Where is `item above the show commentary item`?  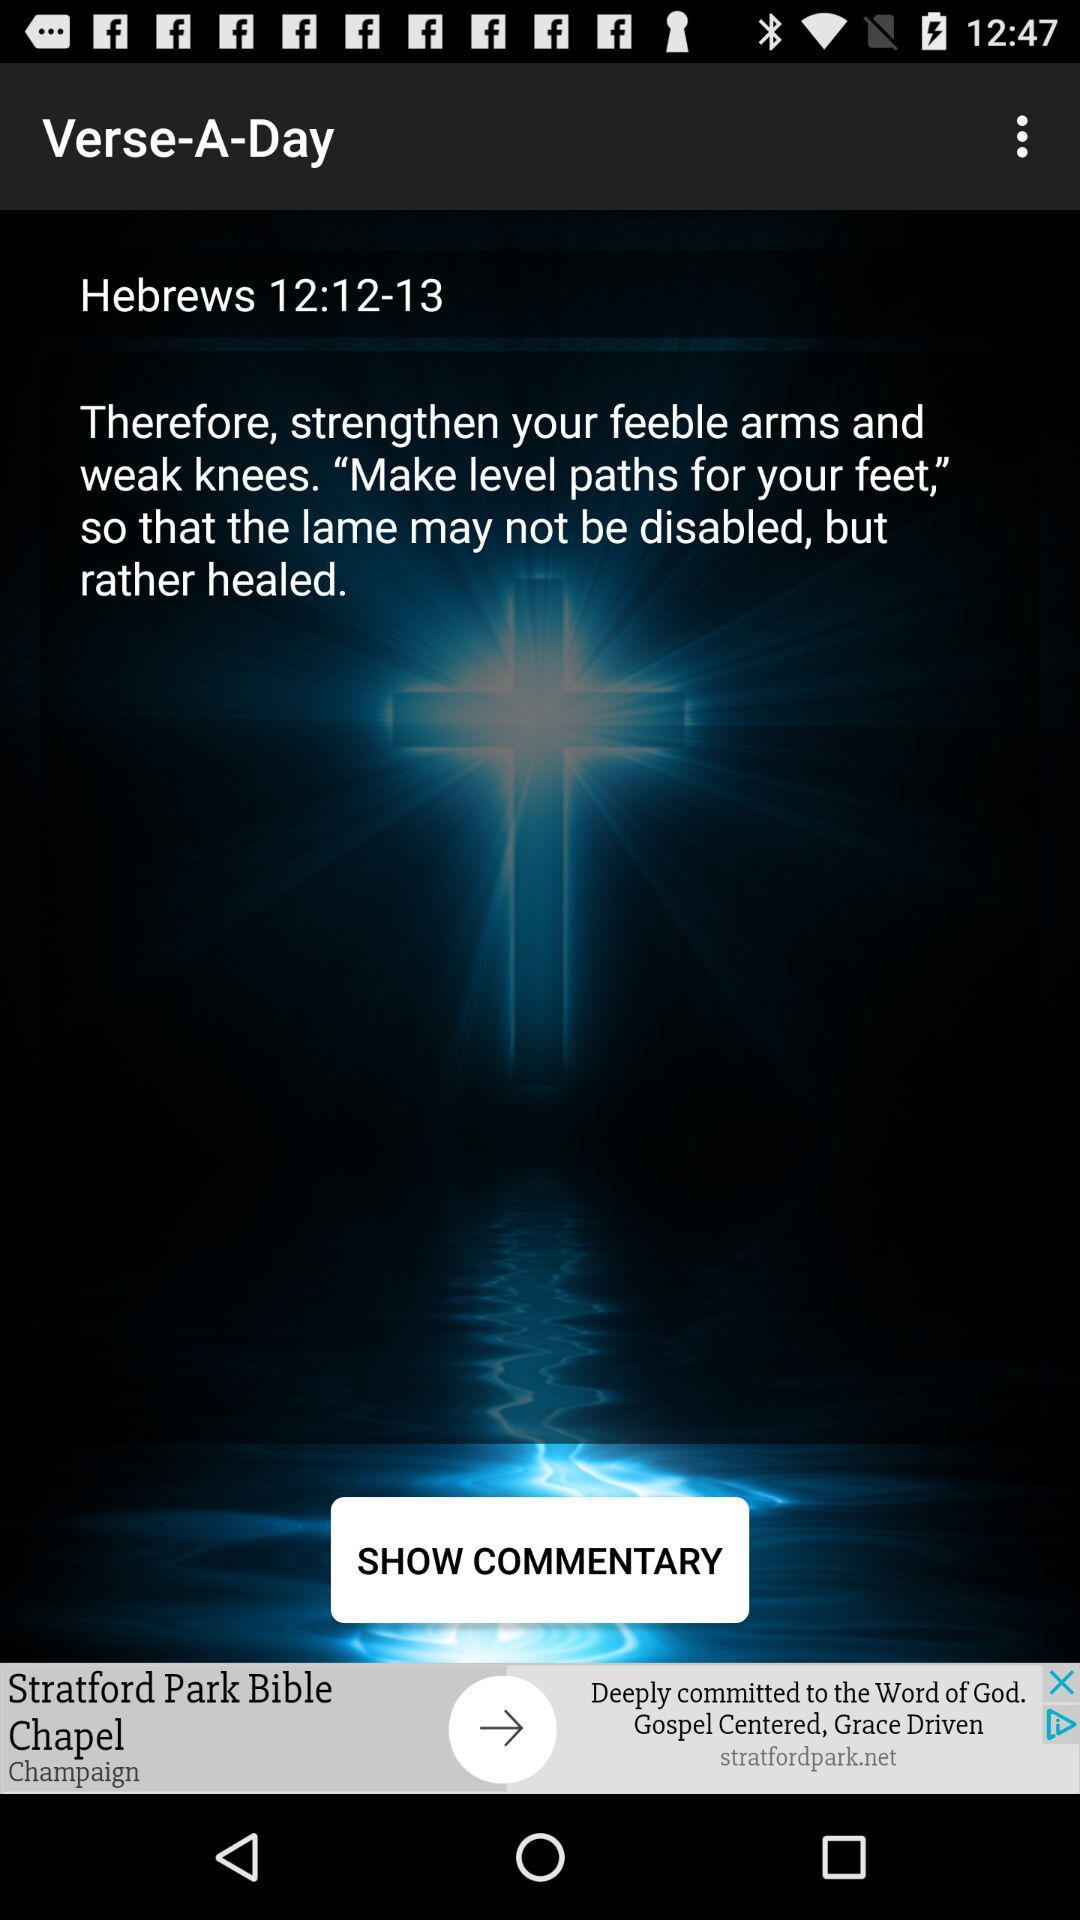 item above the show commentary item is located at coordinates (540, 896).